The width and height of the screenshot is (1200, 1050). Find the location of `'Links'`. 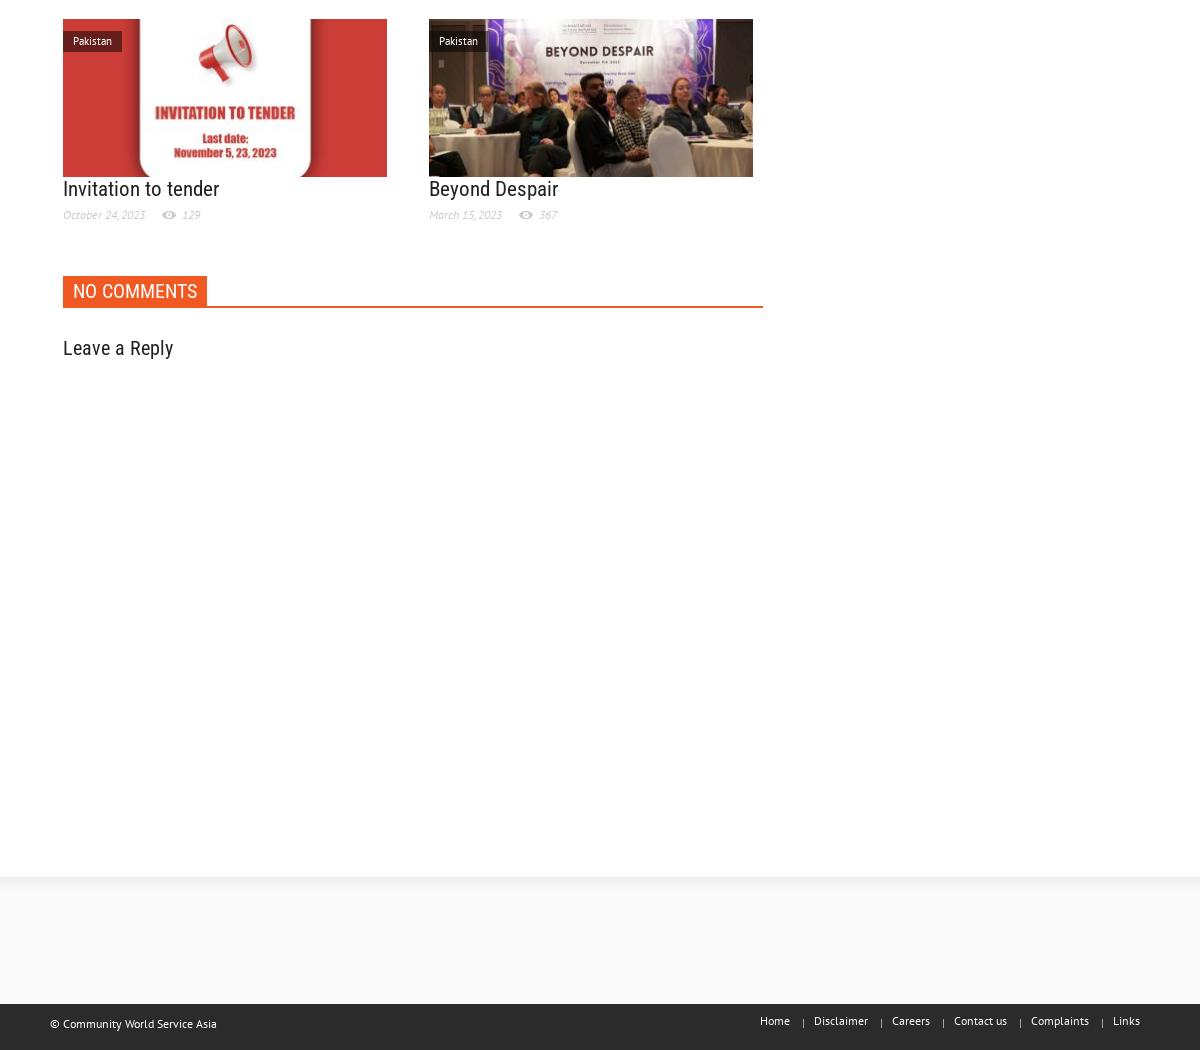

'Links' is located at coordinates (1124, 1019).